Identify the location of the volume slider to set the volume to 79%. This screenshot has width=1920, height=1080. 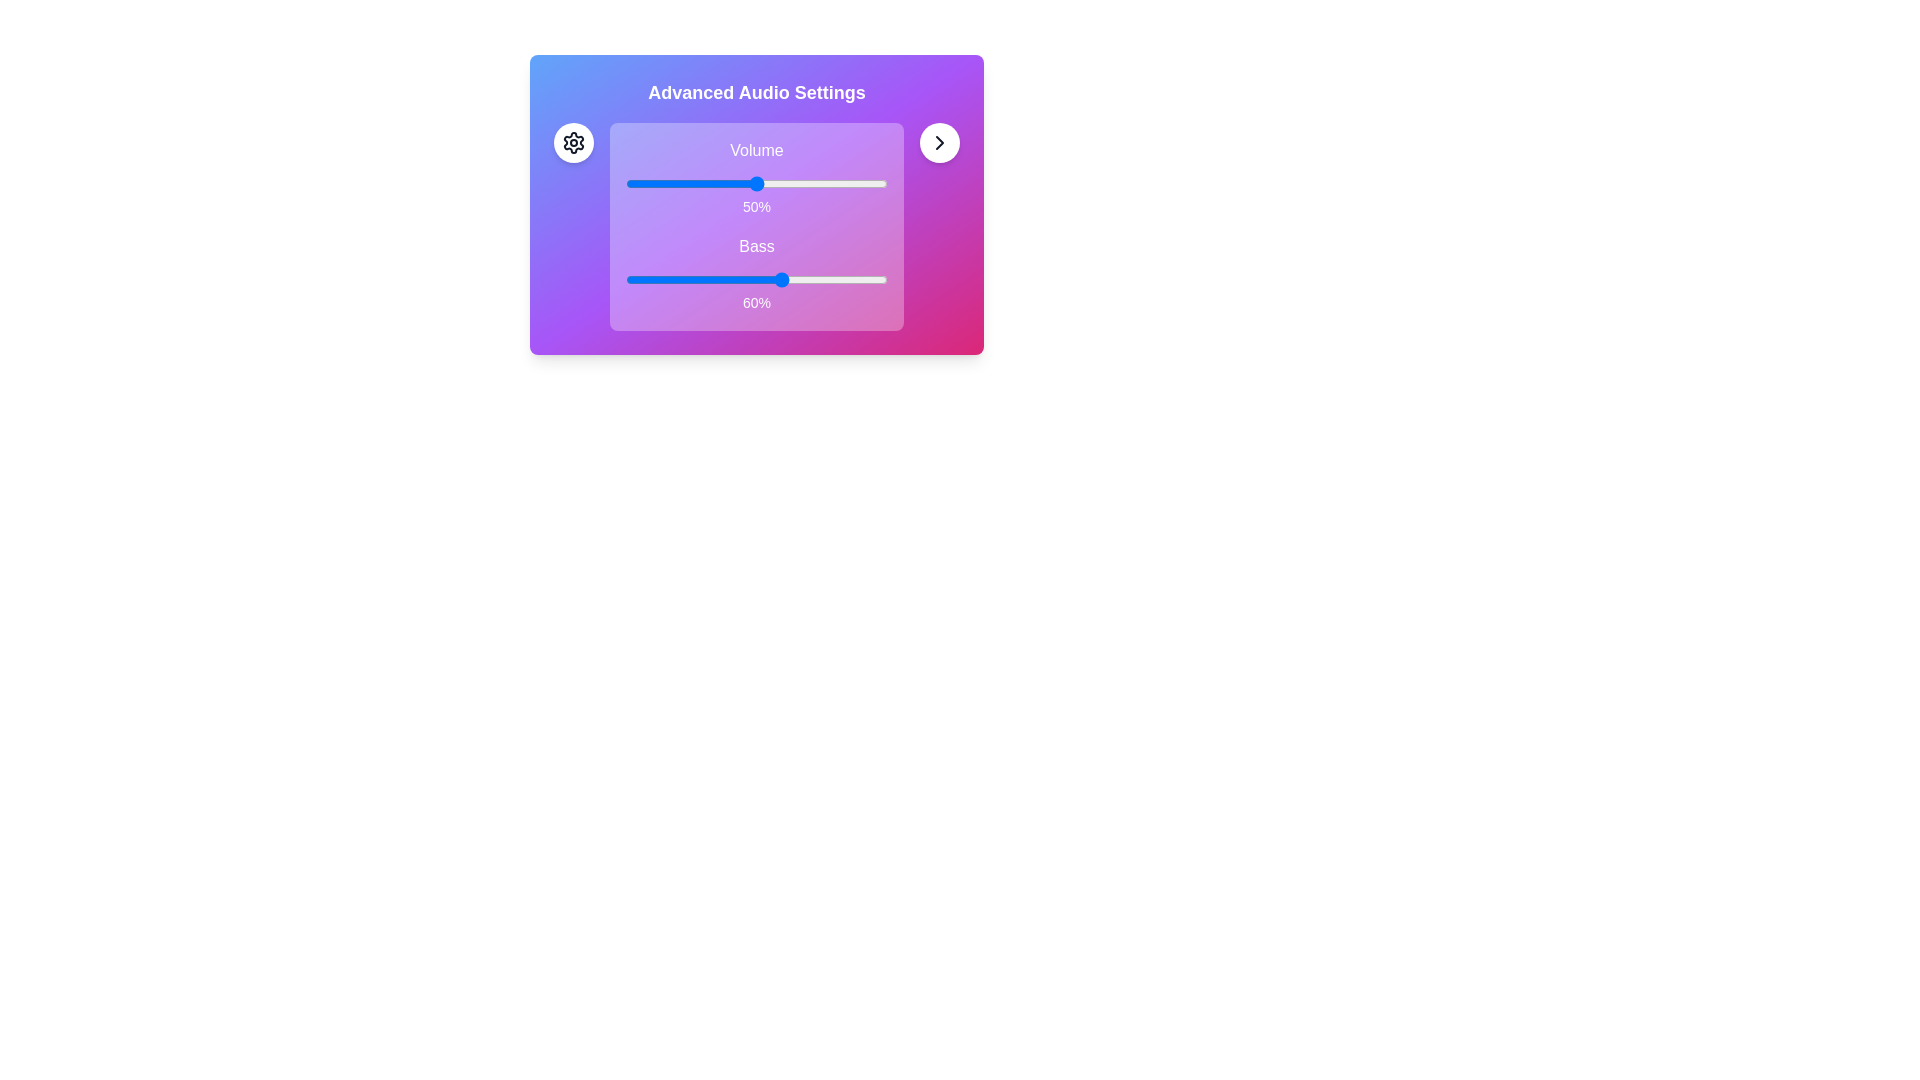
(832, 184).